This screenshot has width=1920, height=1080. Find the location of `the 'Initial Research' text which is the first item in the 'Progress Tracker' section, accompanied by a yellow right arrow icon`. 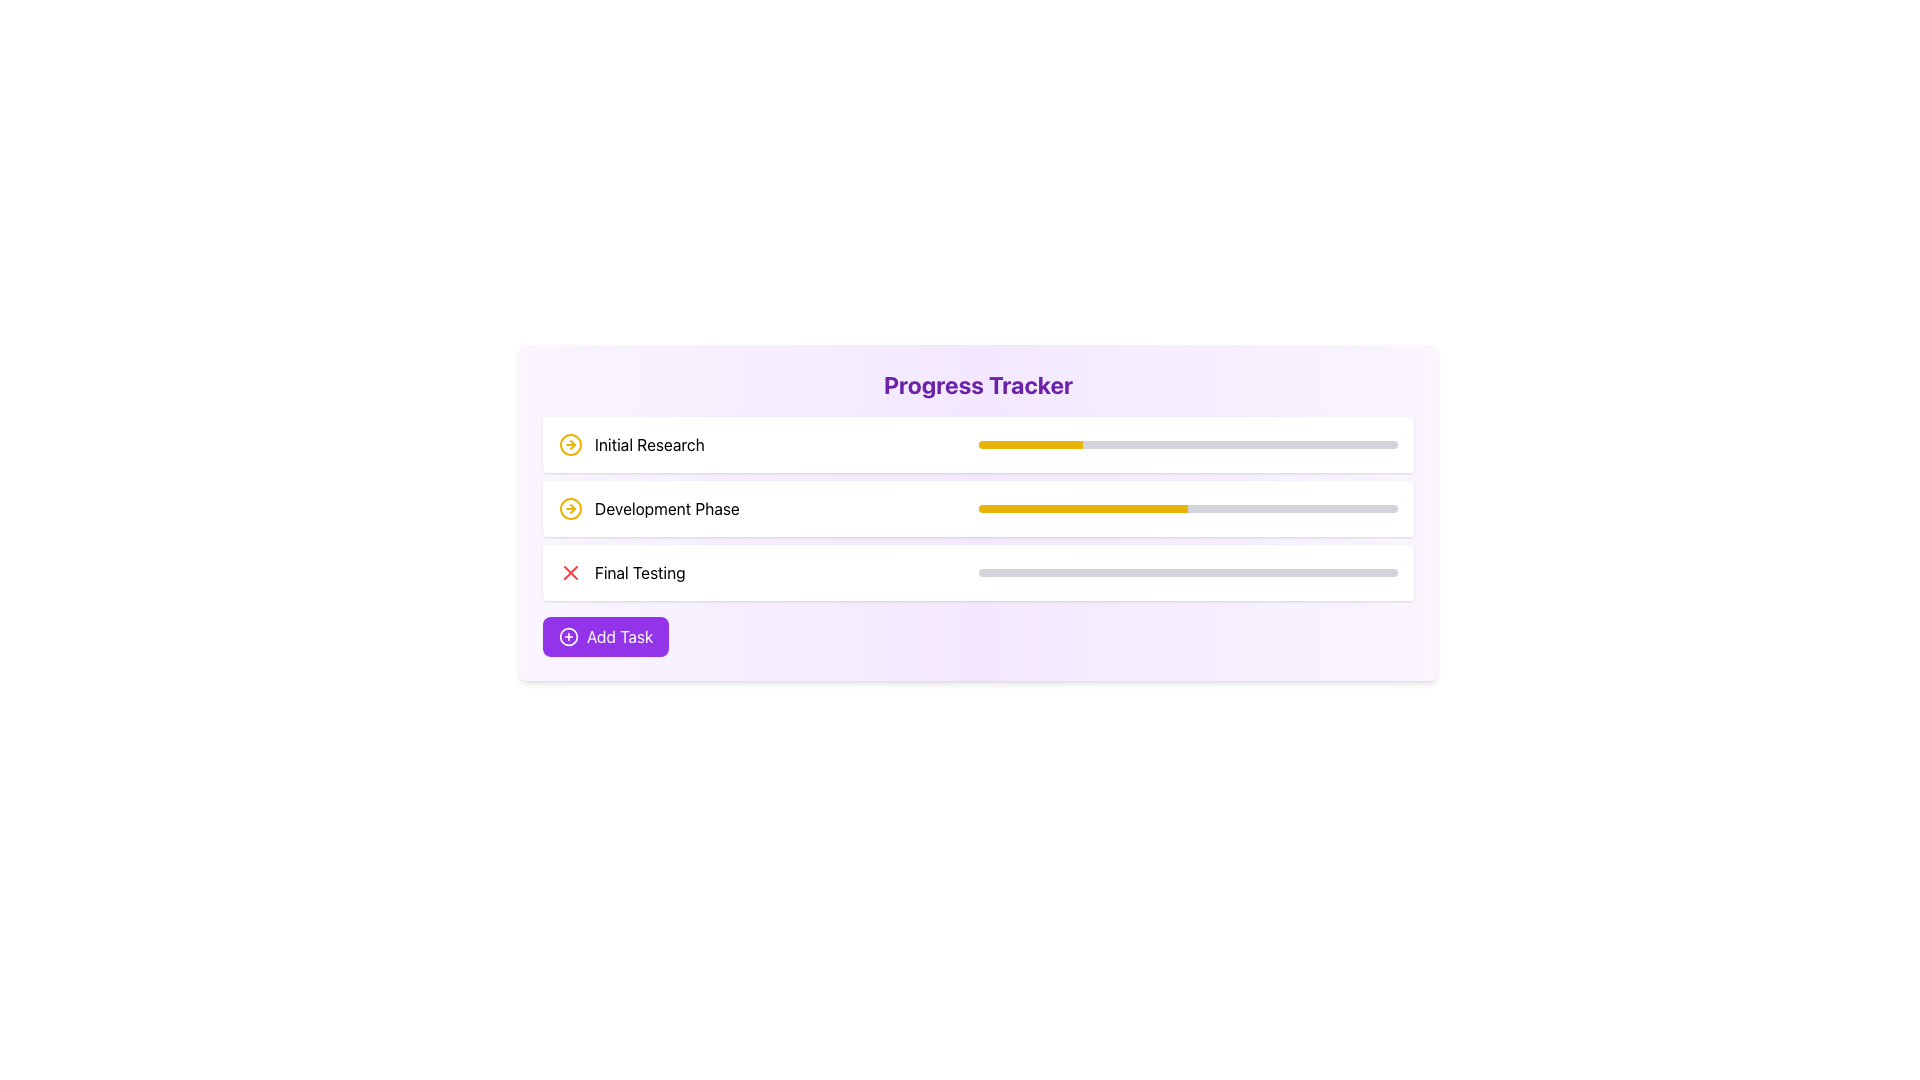

the 'Initial Research' text which is the first item in the 'Progress Tracker' section, accompanied by a yellow right arrow icon is located at coordinates (630, 443).